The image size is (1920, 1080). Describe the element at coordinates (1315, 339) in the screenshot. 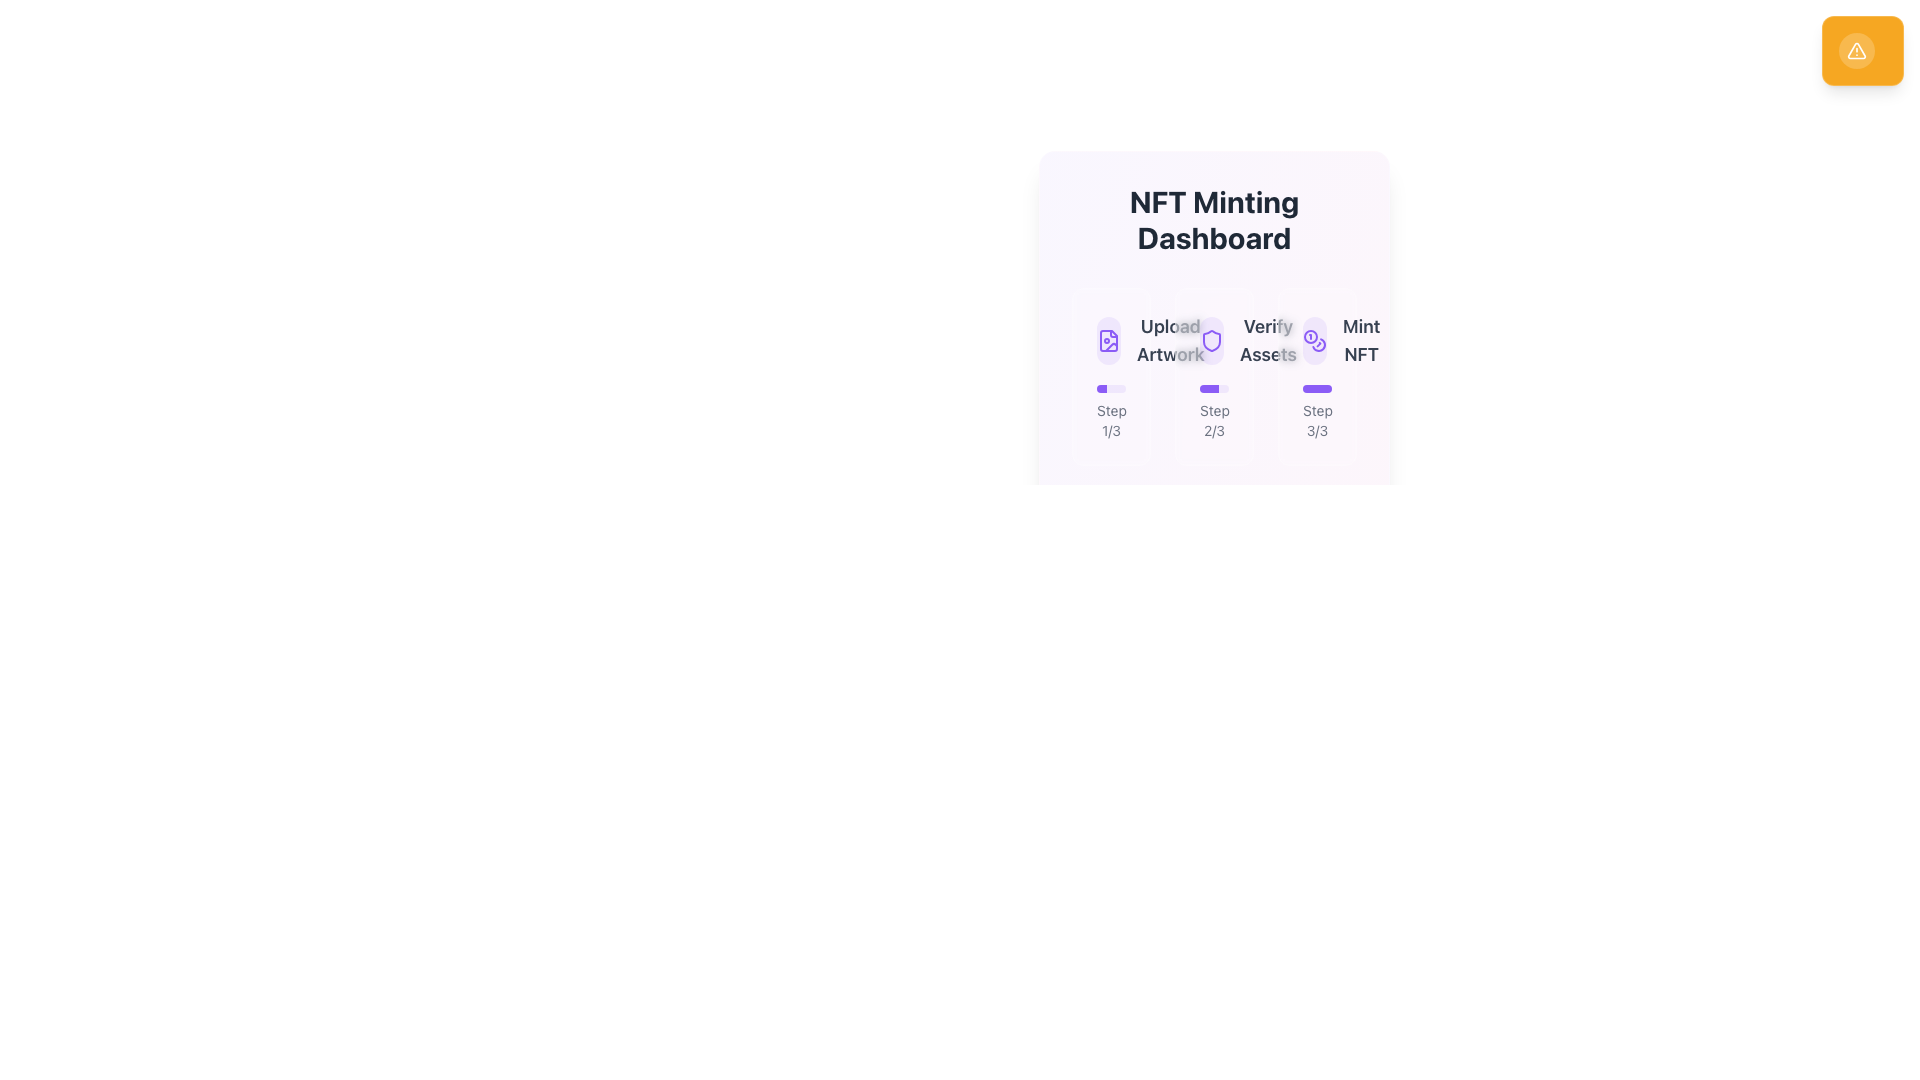

I see `the circular violet icon with stacked coins inside, located in the third position labeled 'Mint NFT'` at that location.